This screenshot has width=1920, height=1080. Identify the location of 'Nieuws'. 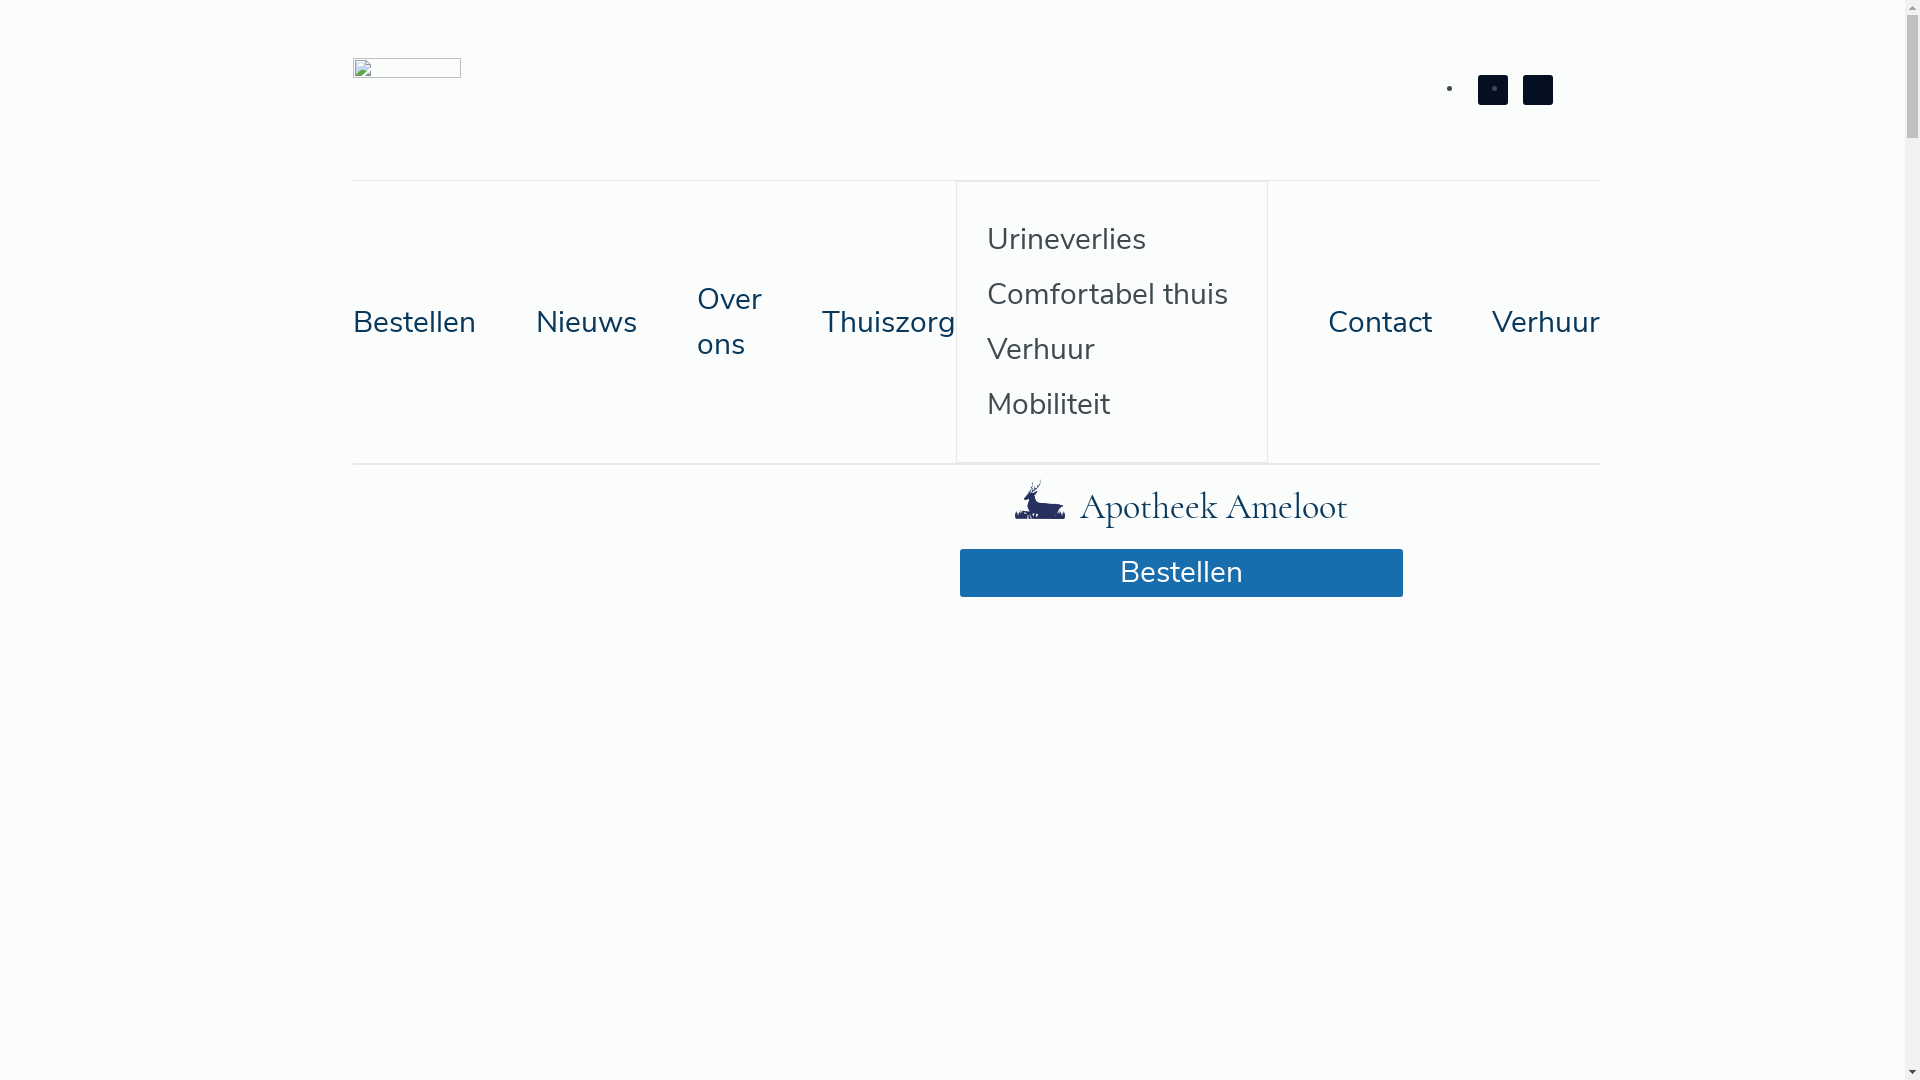
(536, 320).